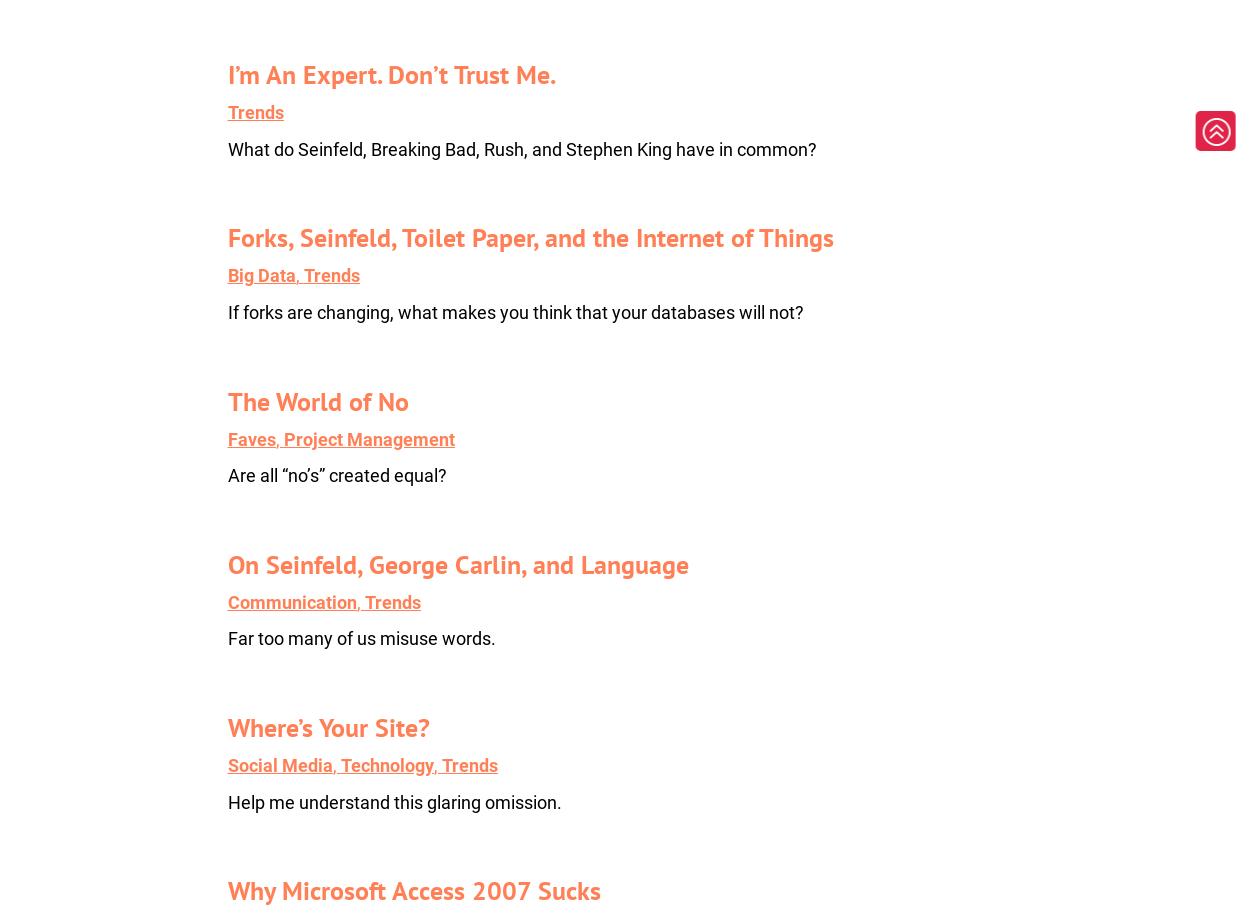 This screenshot has height=917, width=1250. Describe the element at coordinates (391, 73) in the screenshot. I see `'I’m An Expert. Don’t Trust Me.'` at that location.